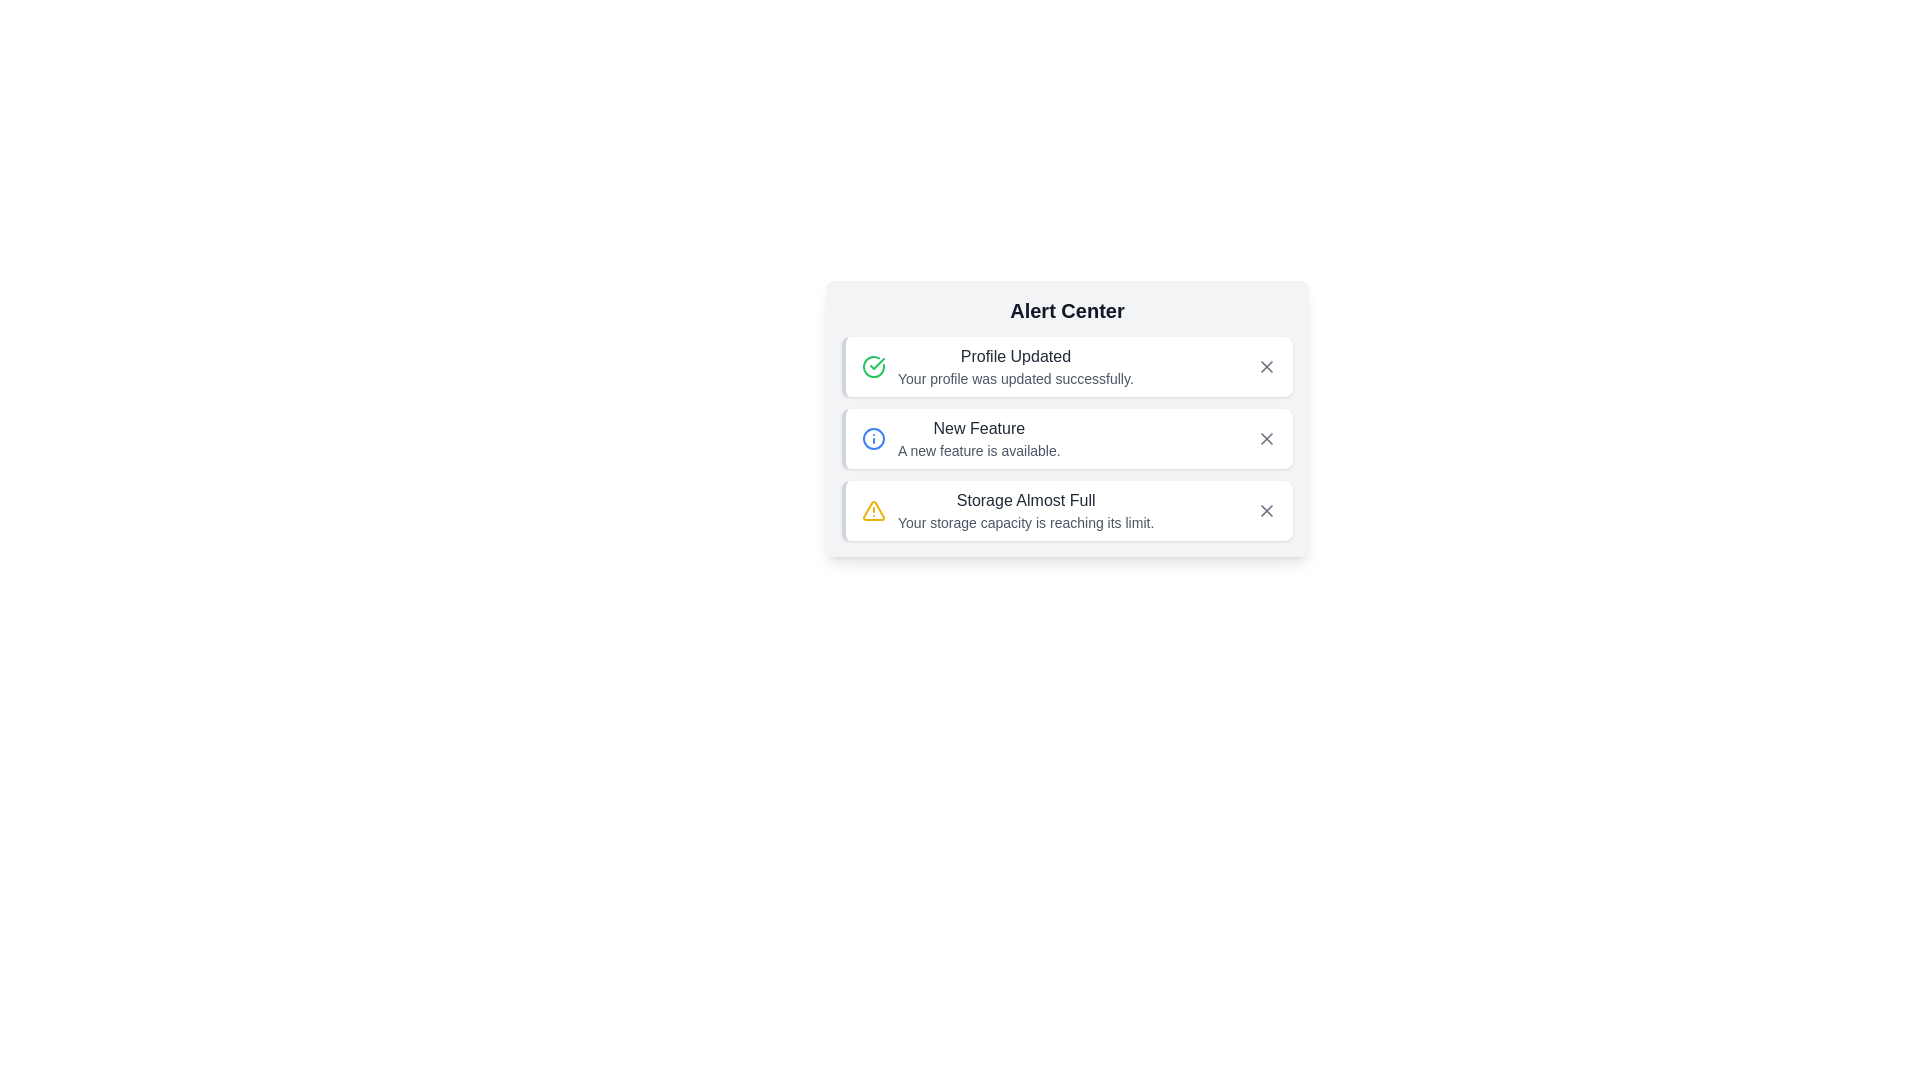  Describe the element at coordinates (1066, 438) in the screenshot. I see `notification card that informs about a new feature, located in the Alert Center below the Profile Updated notification` at that location.